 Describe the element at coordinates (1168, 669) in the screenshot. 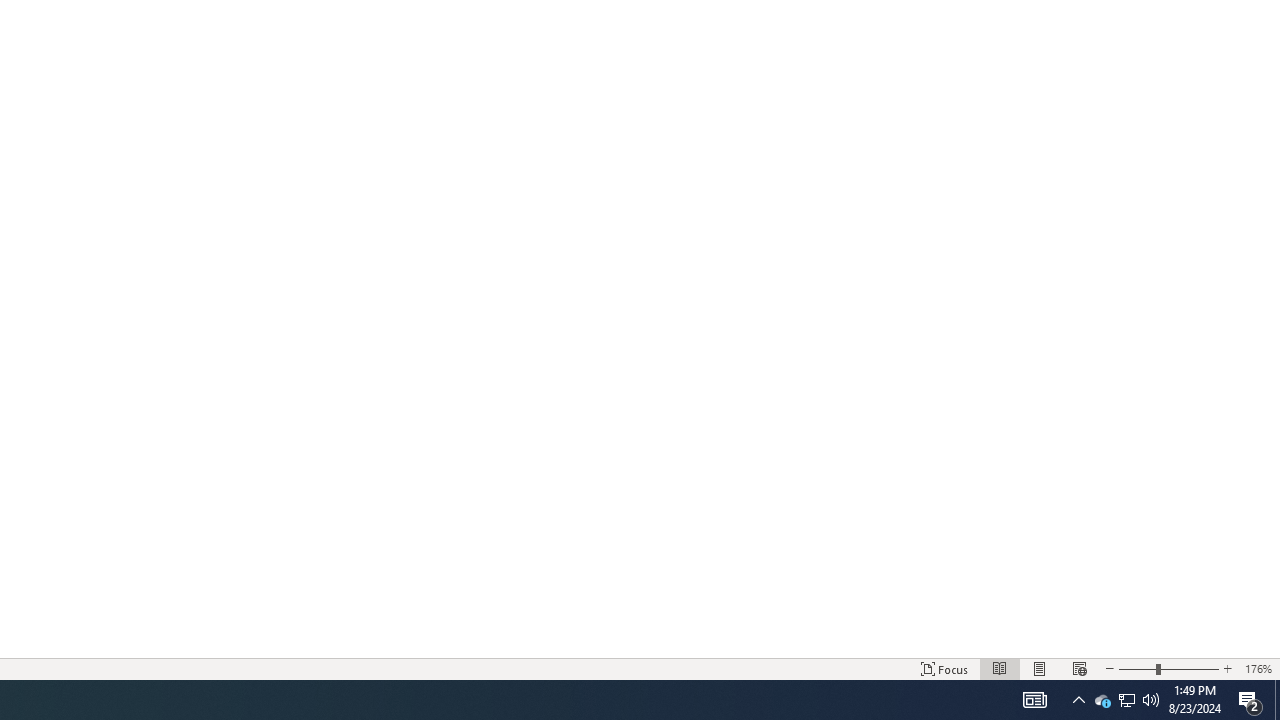

I see `'Text Size'` at that location.